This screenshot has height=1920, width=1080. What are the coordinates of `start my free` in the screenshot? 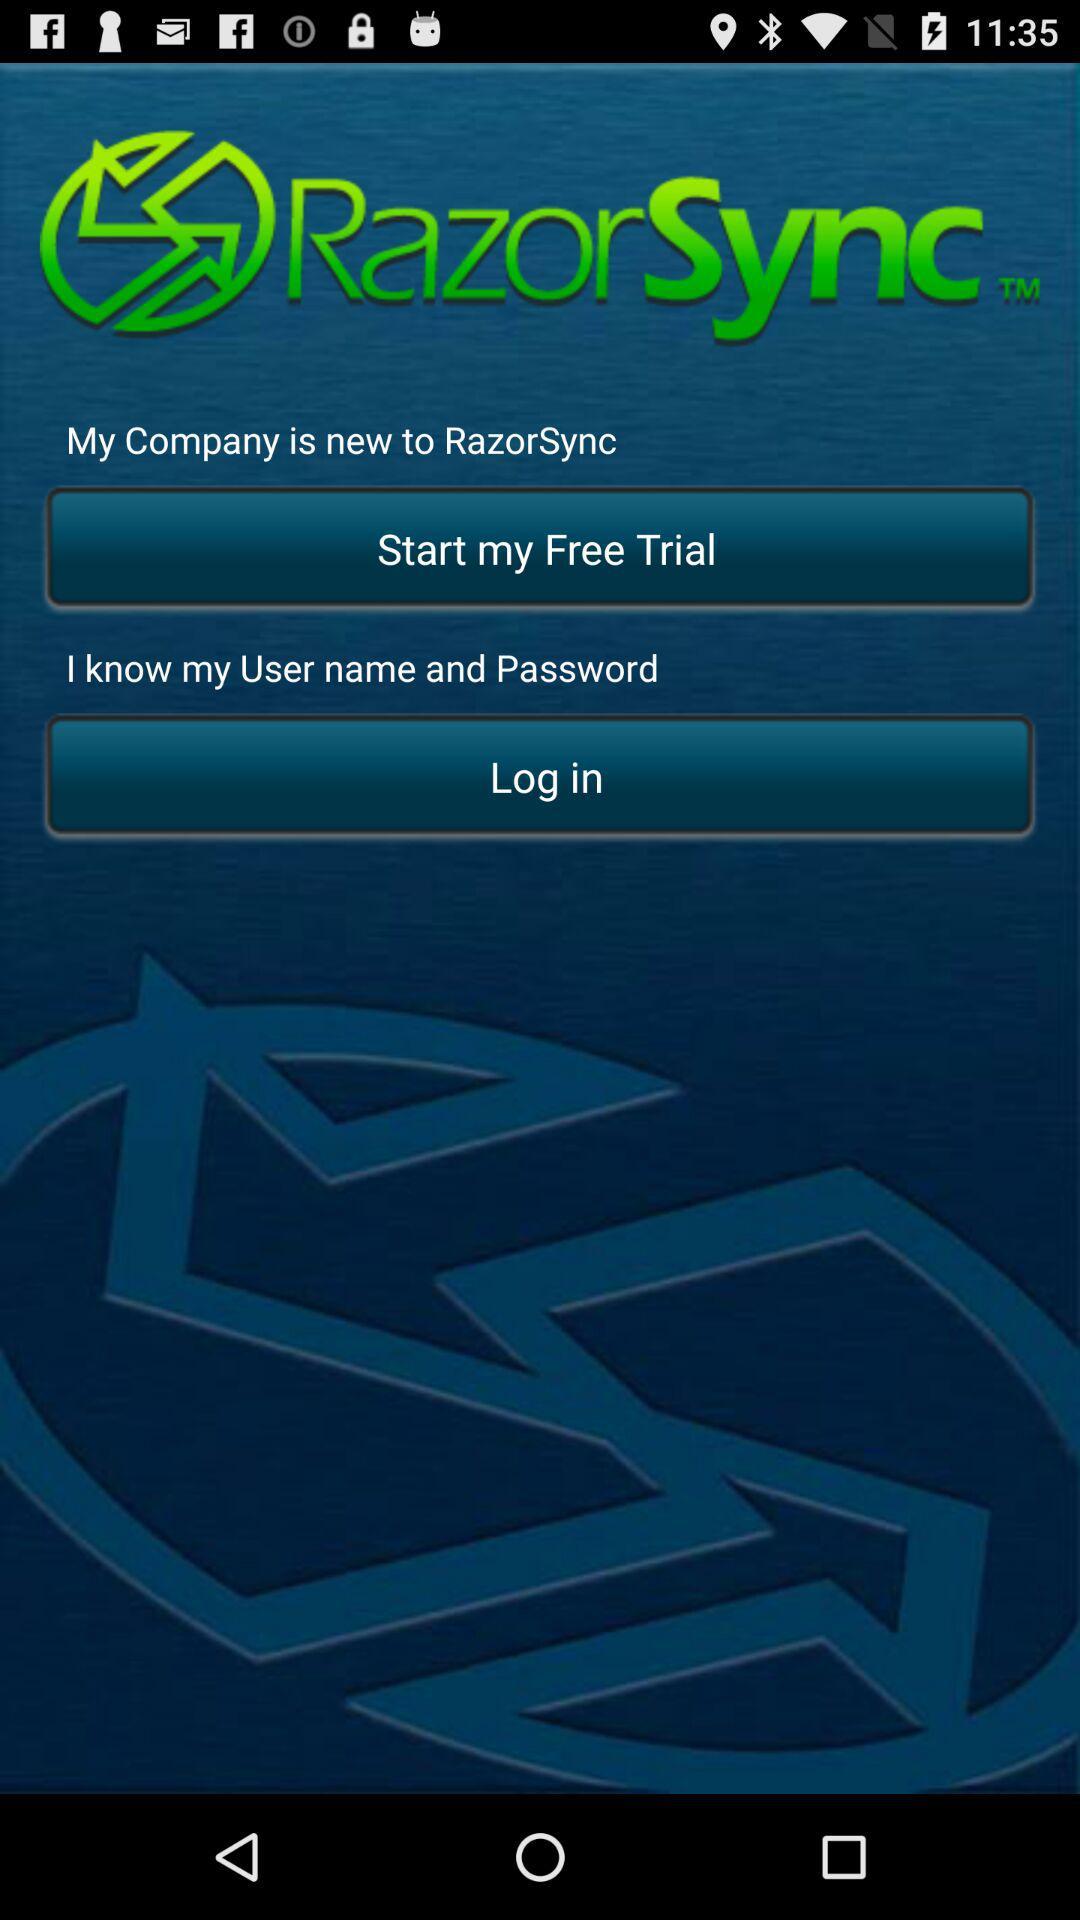 It's located at (540, 550).